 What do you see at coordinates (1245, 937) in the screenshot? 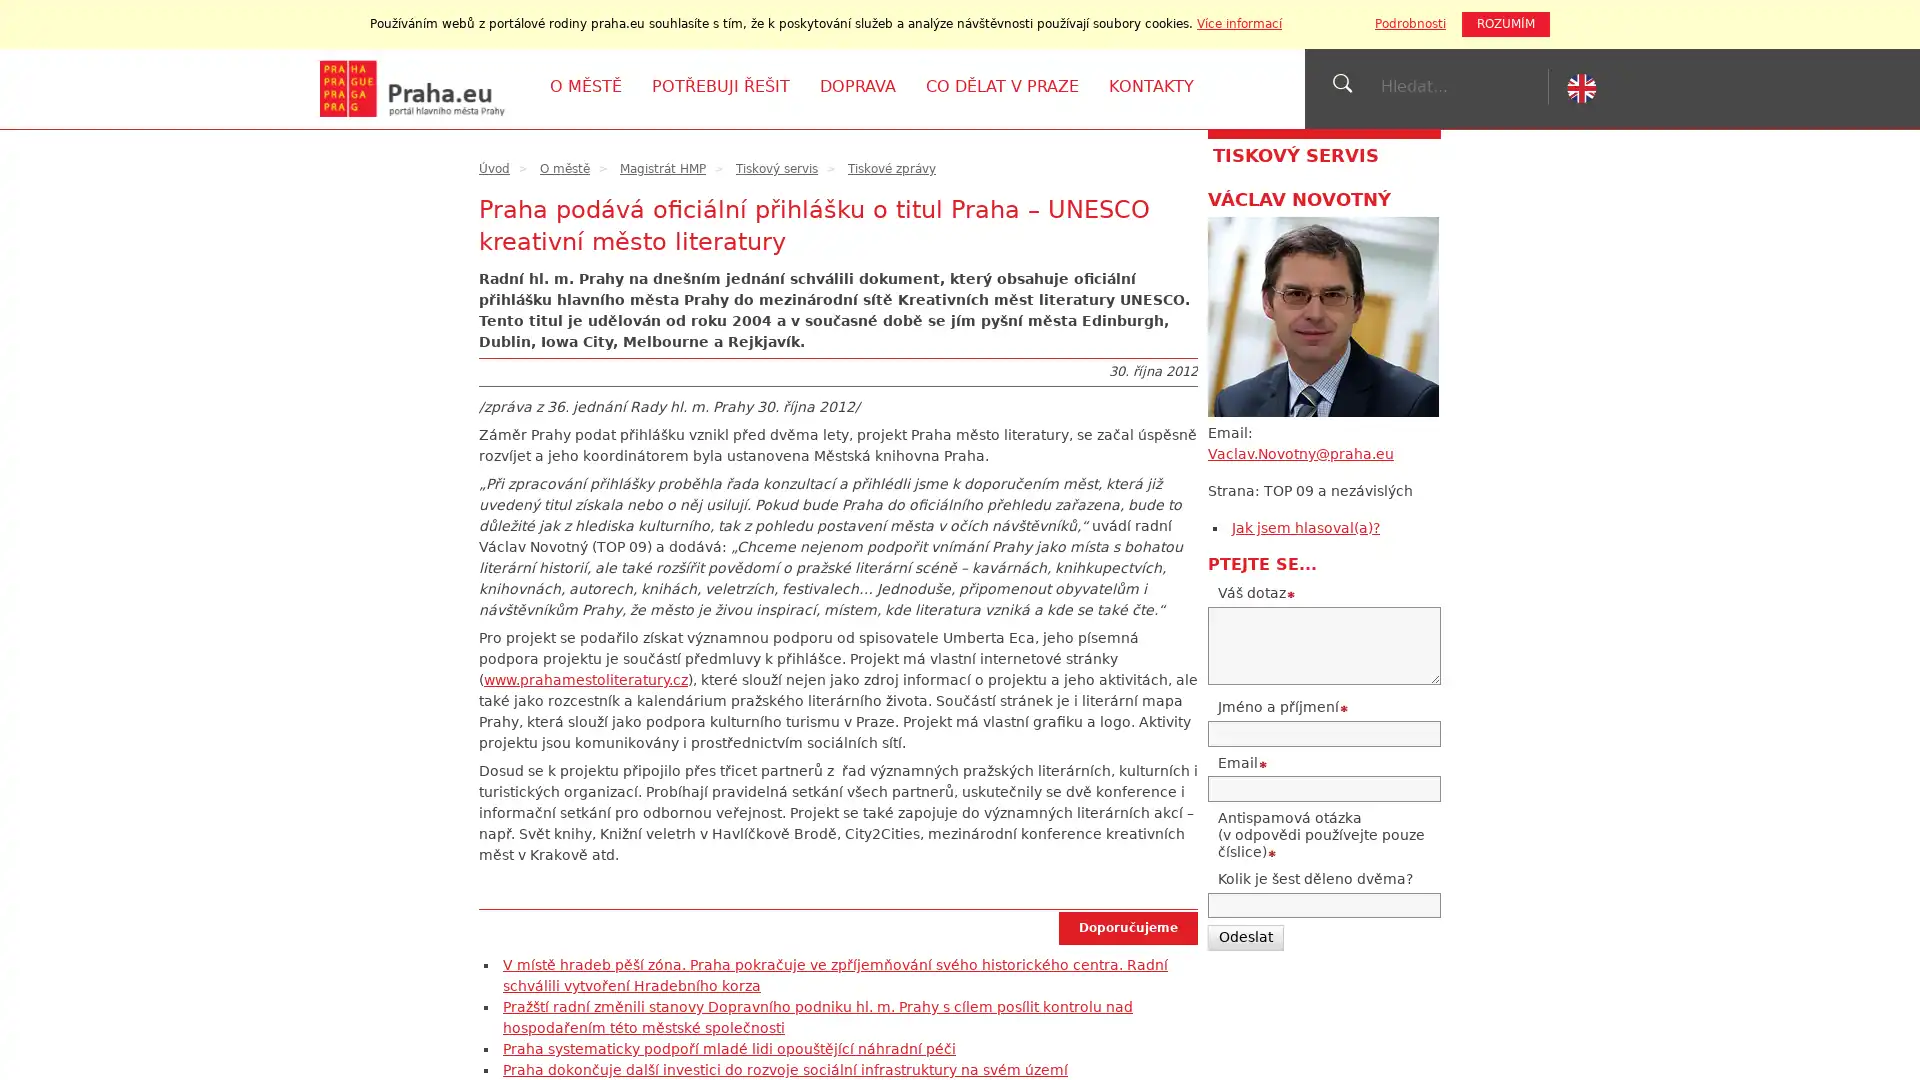
I see `Odeslat` at bounding box center [1245, 937].